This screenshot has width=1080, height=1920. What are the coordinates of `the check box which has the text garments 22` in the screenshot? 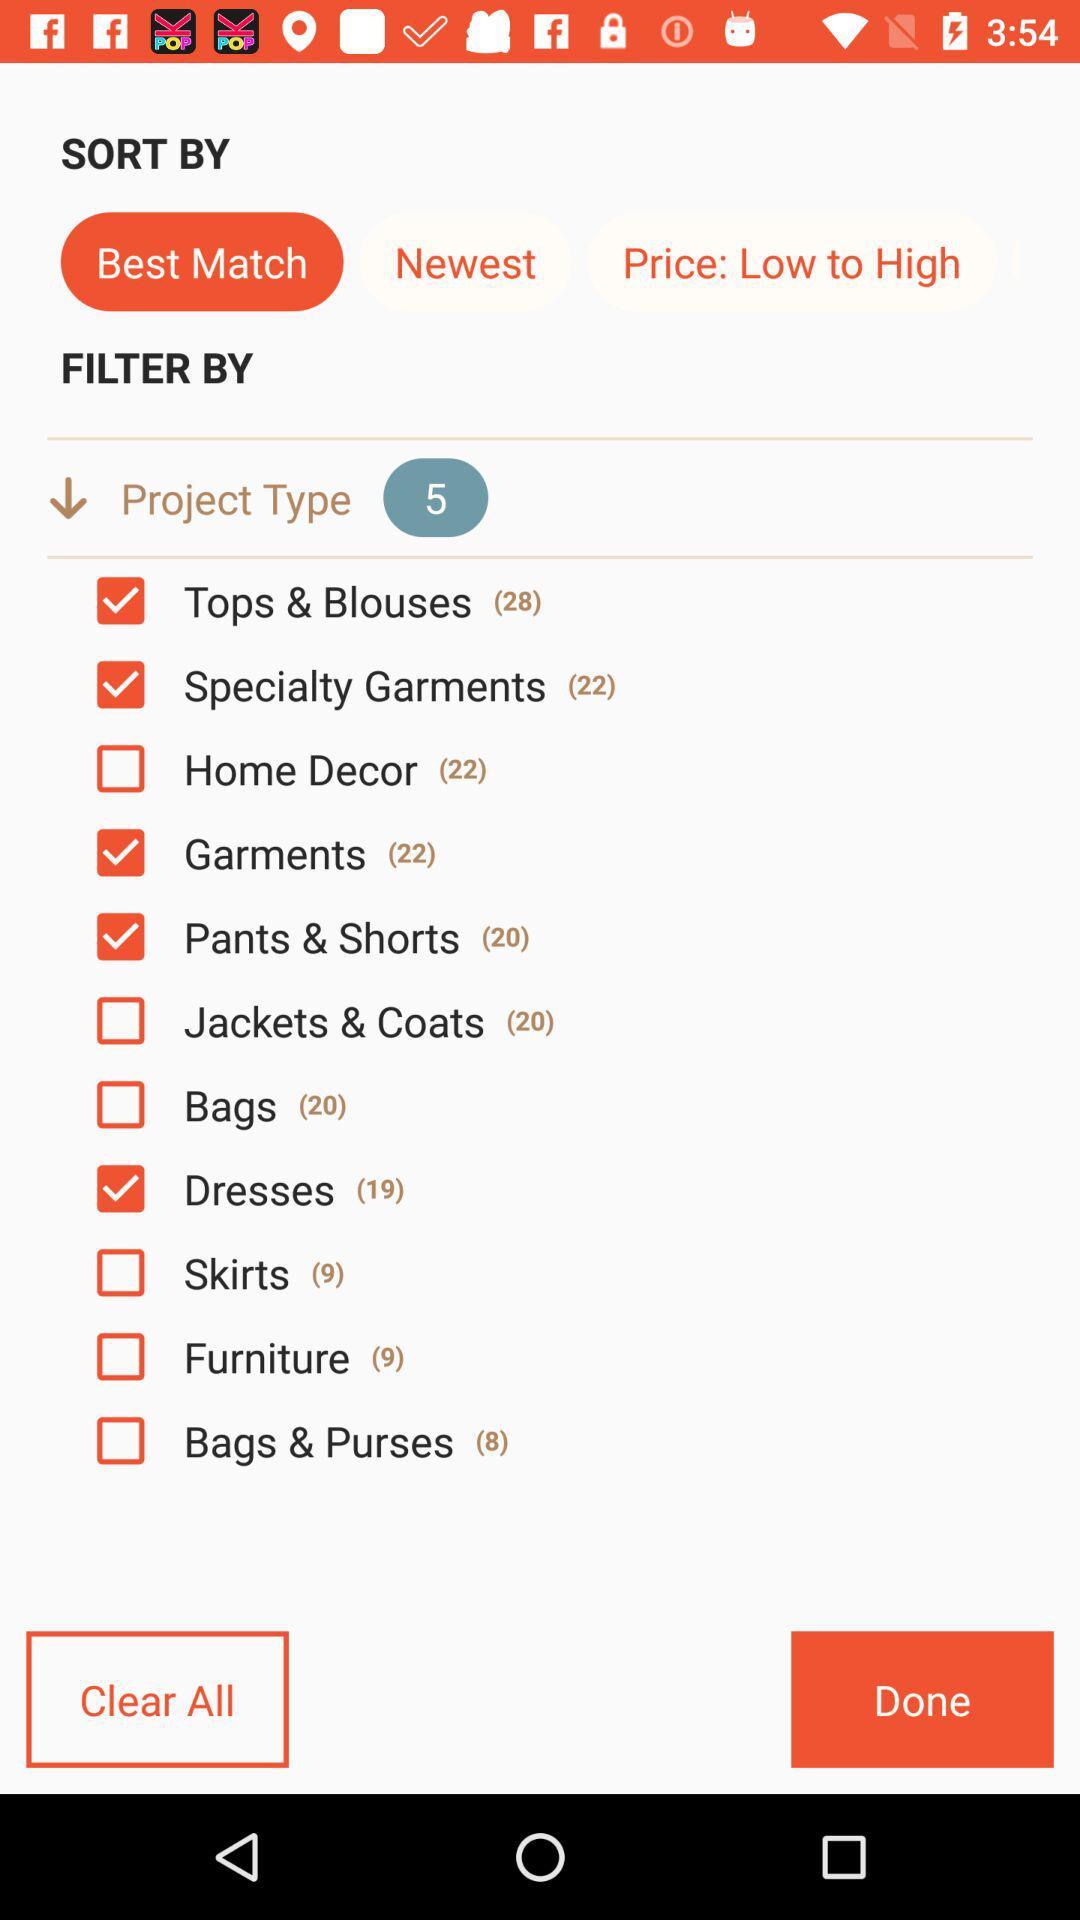 It's located at (120, 853).